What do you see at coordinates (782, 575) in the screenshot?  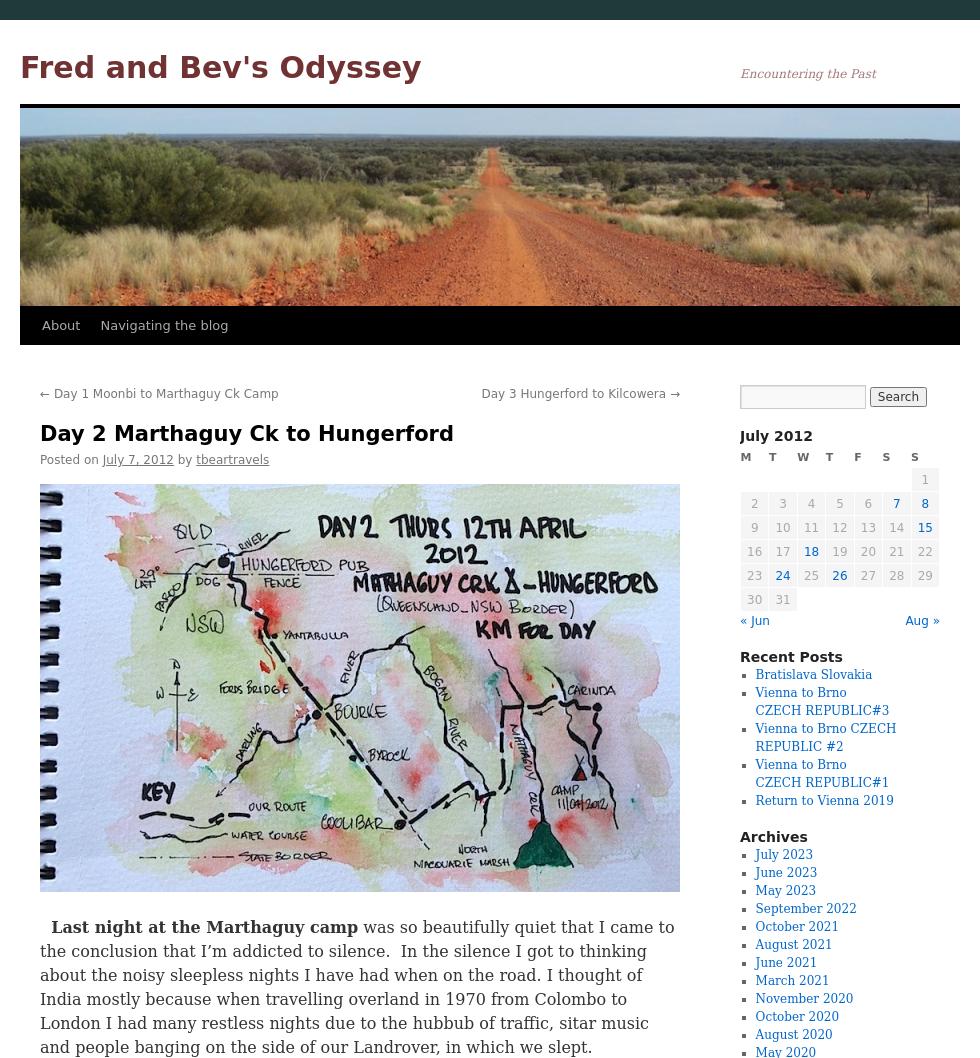 I see `'24'` at bounding box center [782, 575].